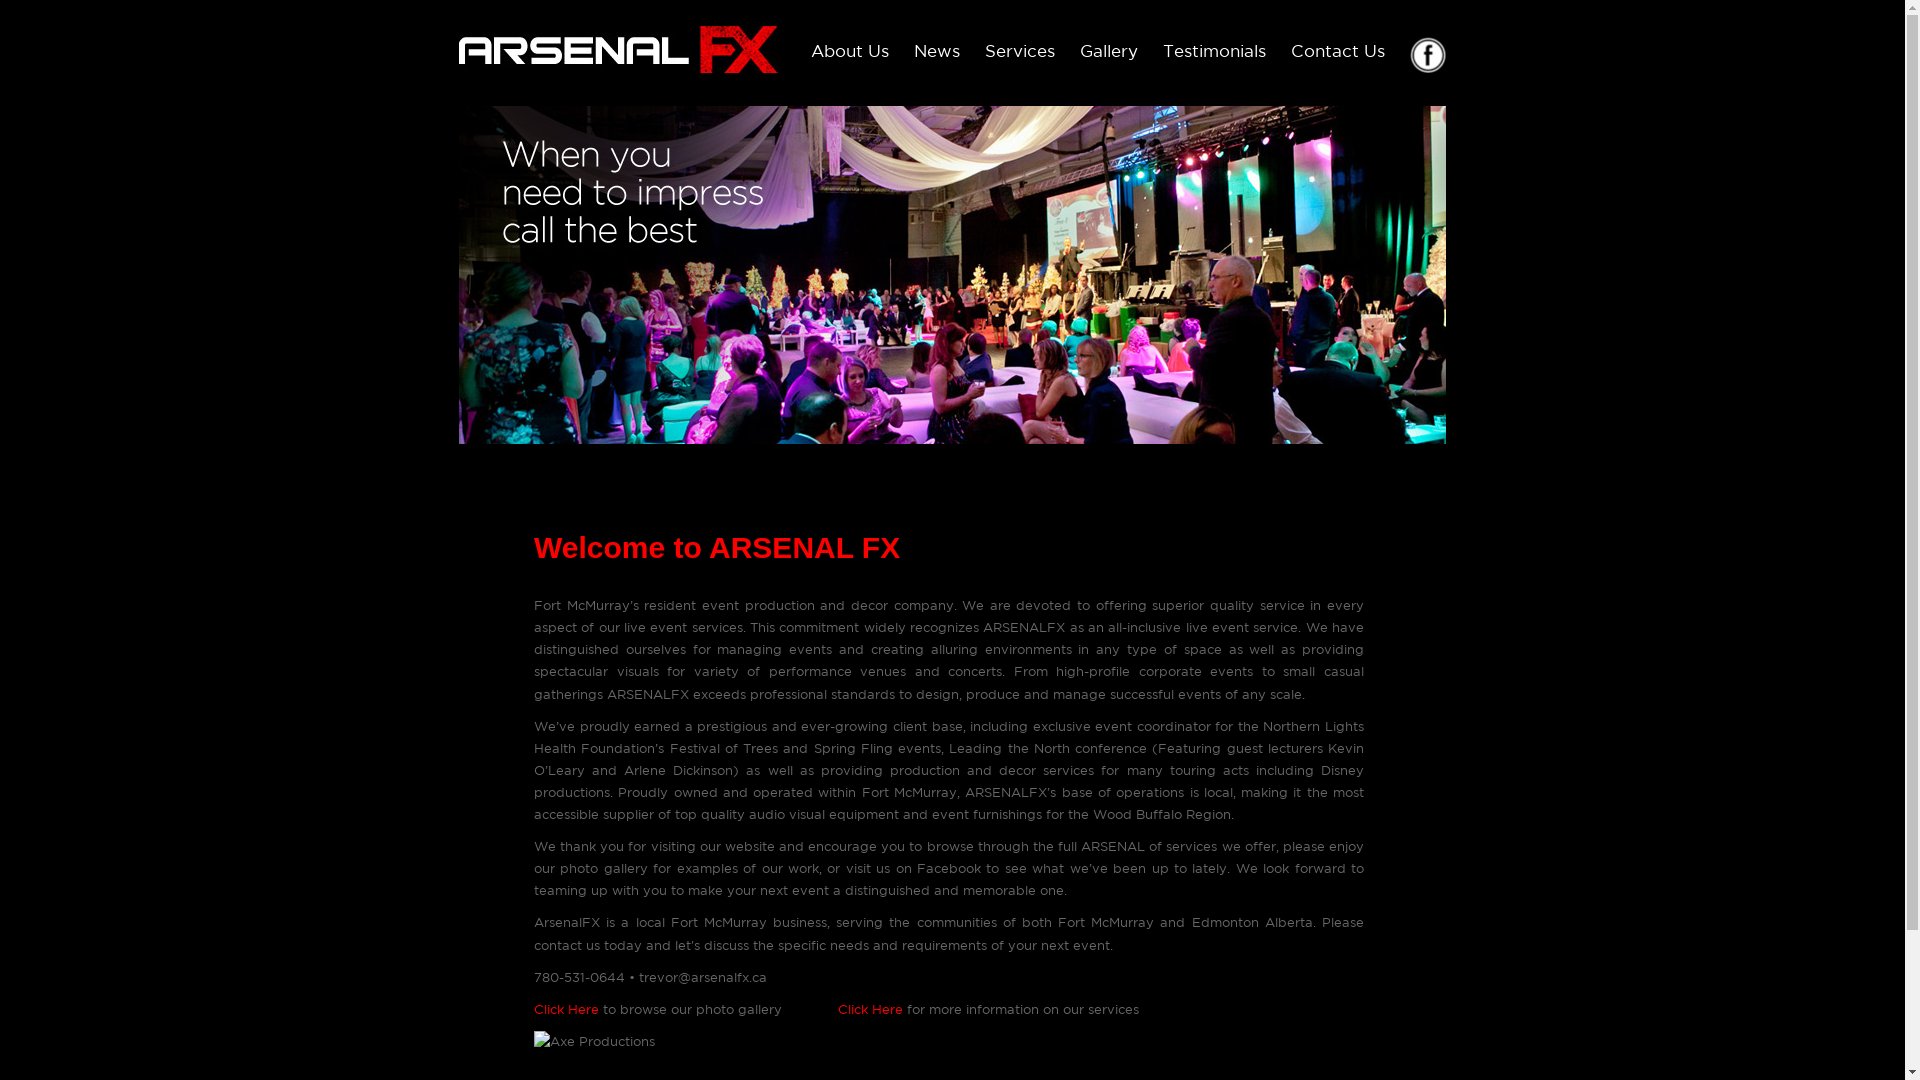 Image resolution: width=1920 pixels, height=1080 pixels. I want to click on 'Contact Us', so click(1338, 49).